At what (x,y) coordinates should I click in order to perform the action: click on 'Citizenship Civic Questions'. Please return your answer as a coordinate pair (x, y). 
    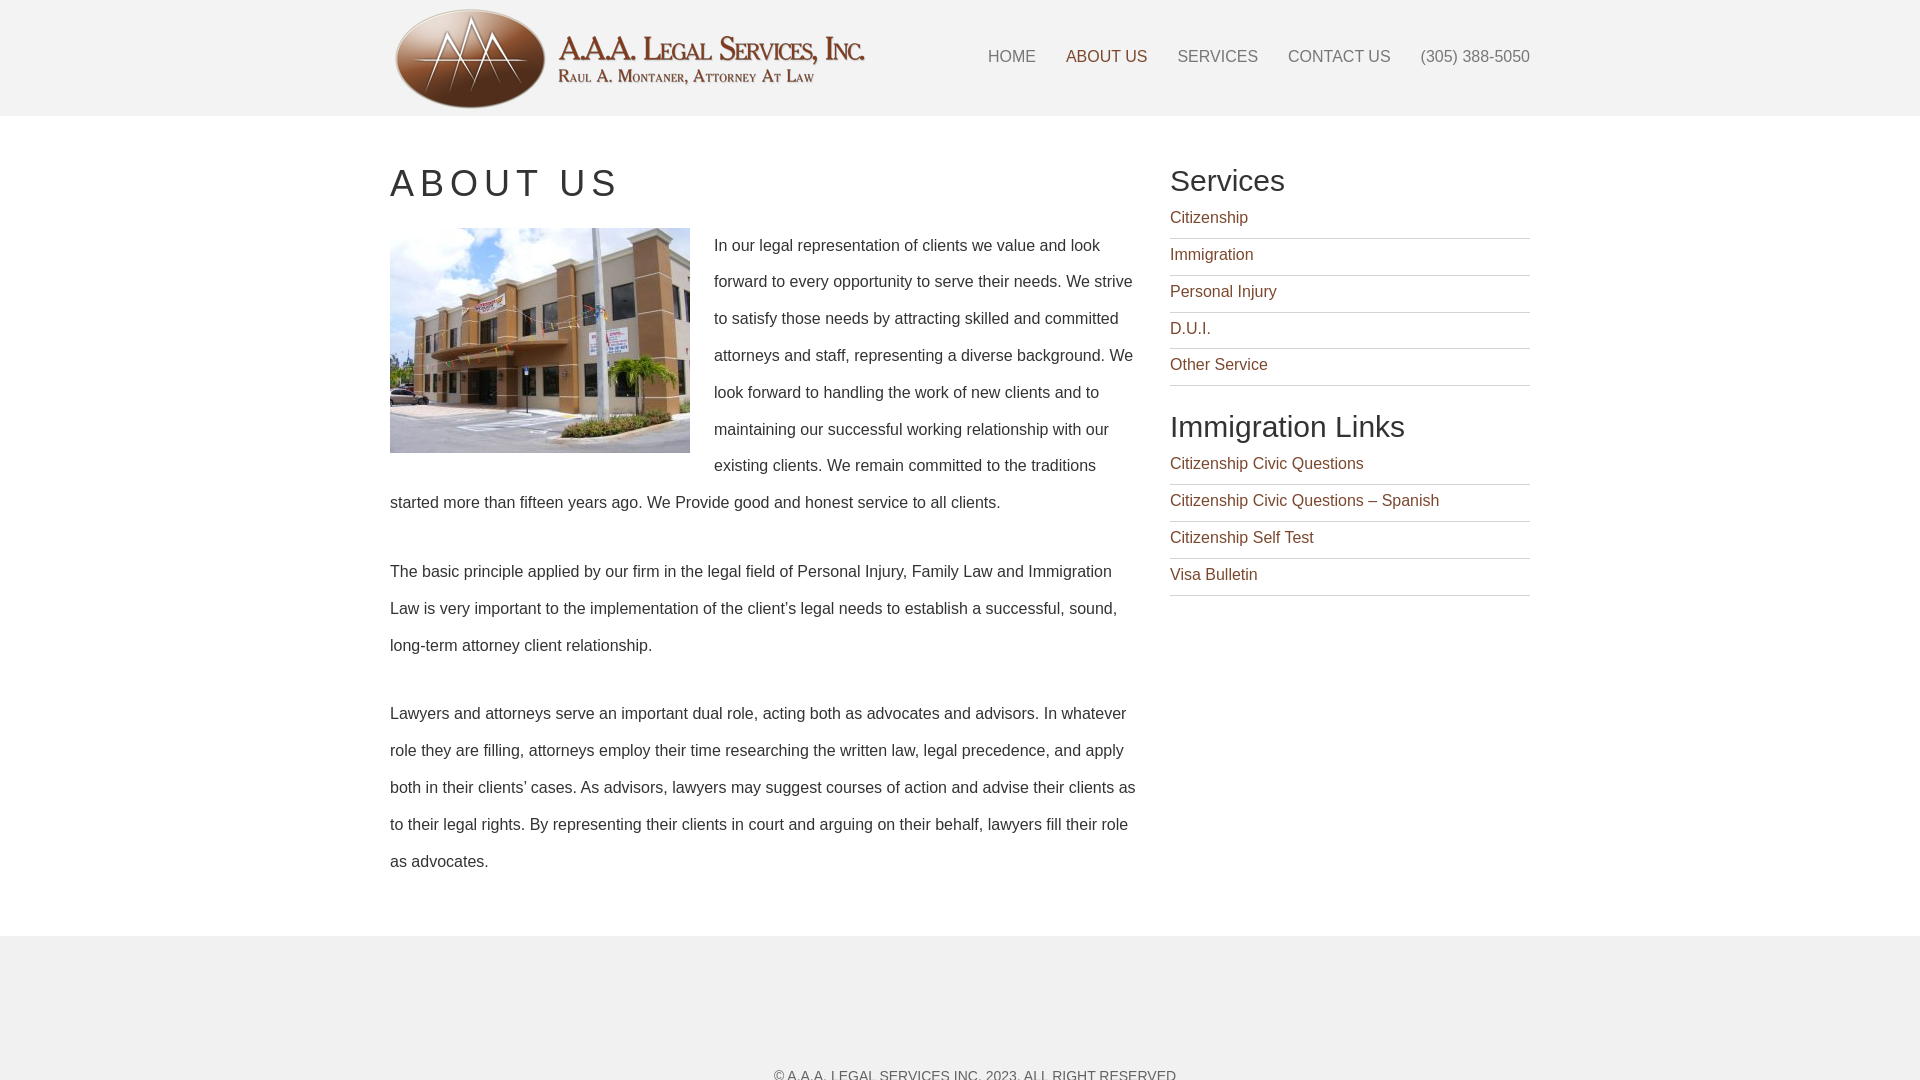
    Looking at the image, I should click on (1170, 463).